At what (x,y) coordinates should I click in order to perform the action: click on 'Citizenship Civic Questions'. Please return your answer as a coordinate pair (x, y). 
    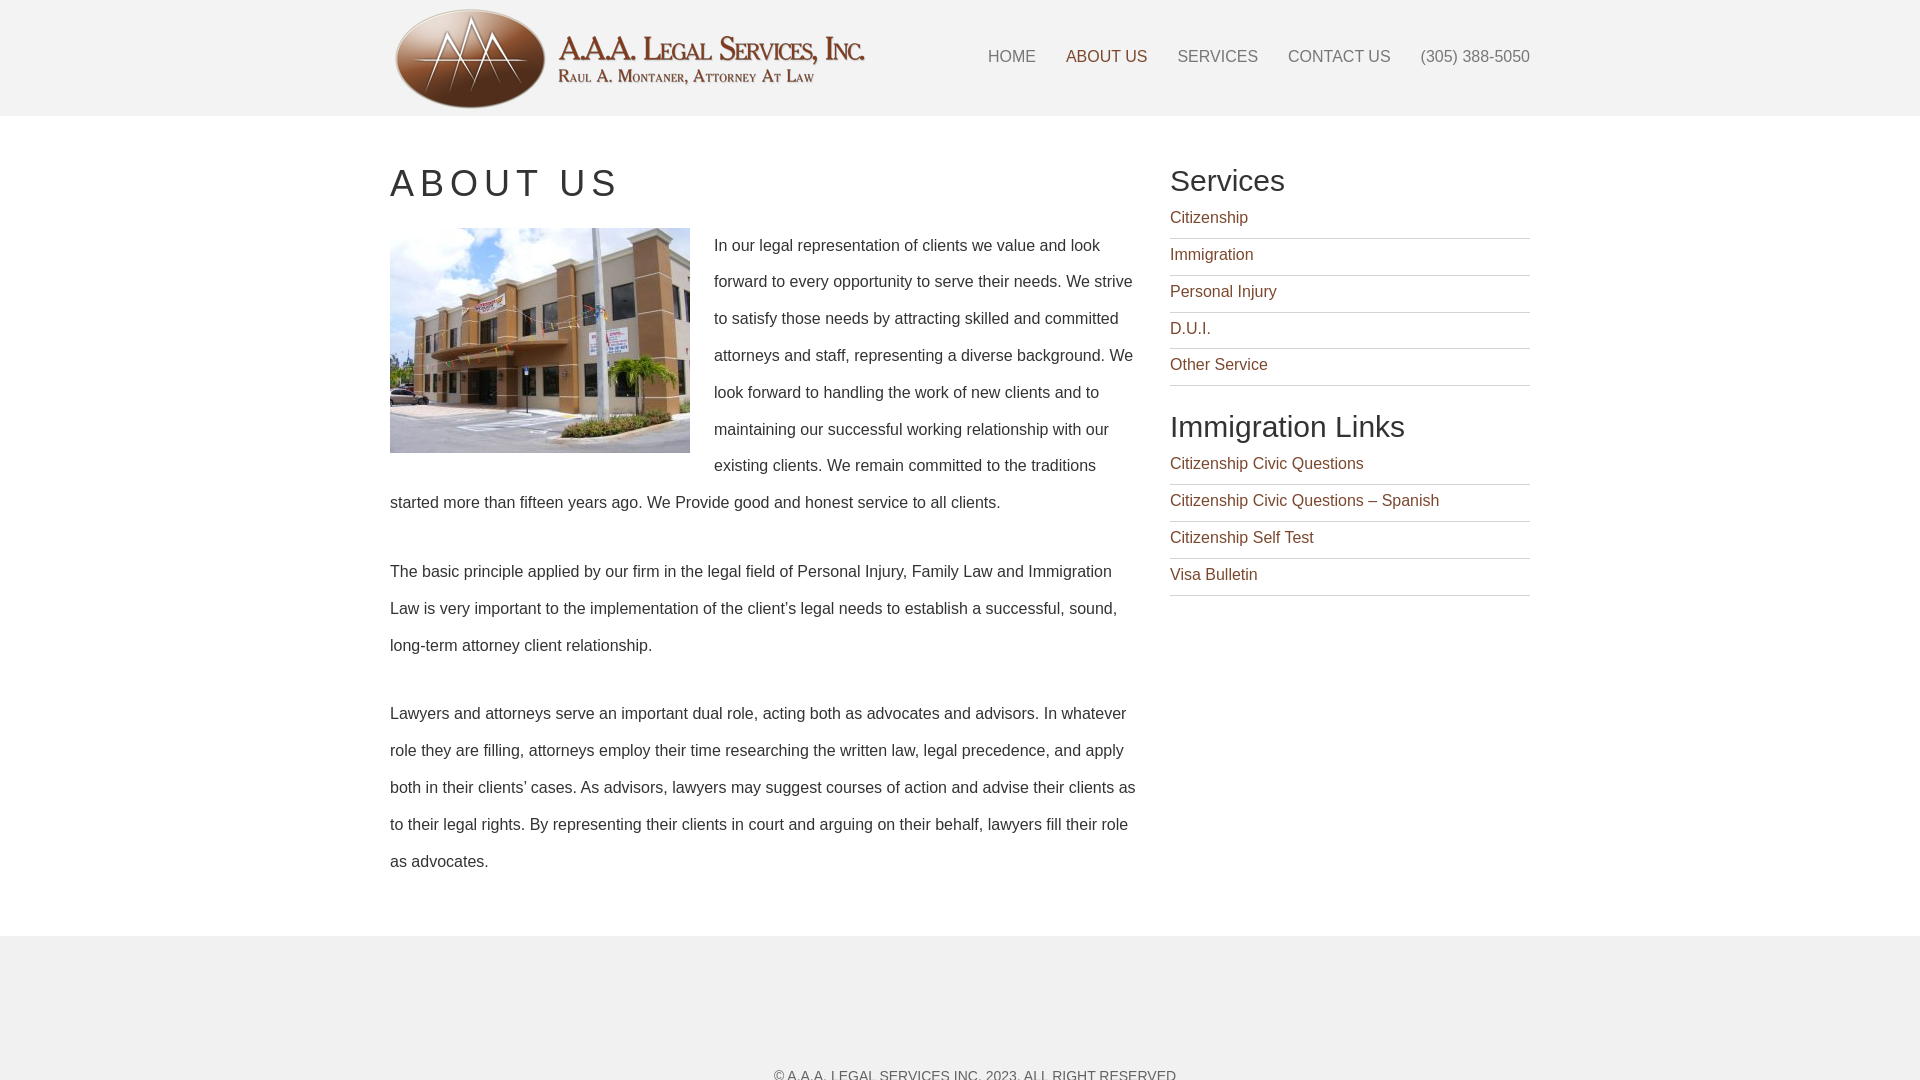
    Looking at the image, I should click on (1170, 463).